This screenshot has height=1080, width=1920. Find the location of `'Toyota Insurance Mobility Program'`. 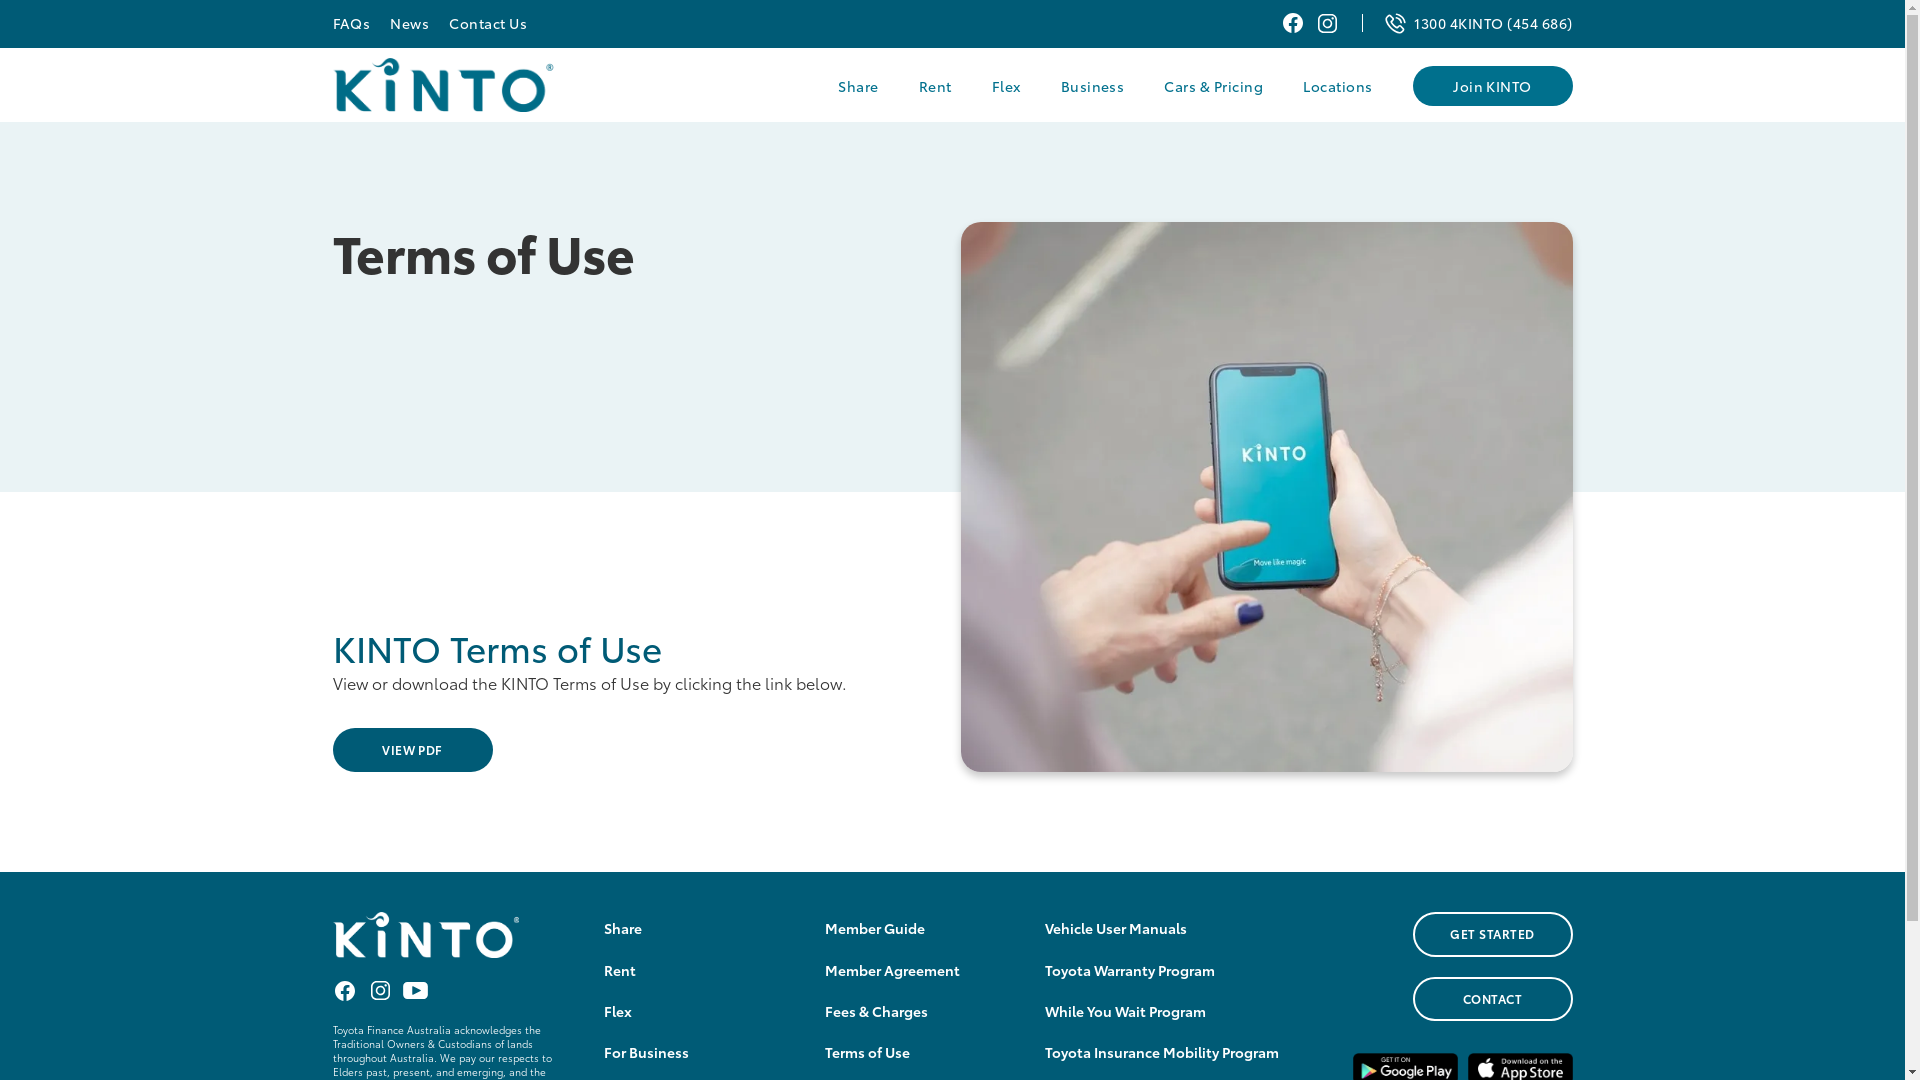

'Toyota Insurance Mobility Program' is located at coordinates (1161, 1051).